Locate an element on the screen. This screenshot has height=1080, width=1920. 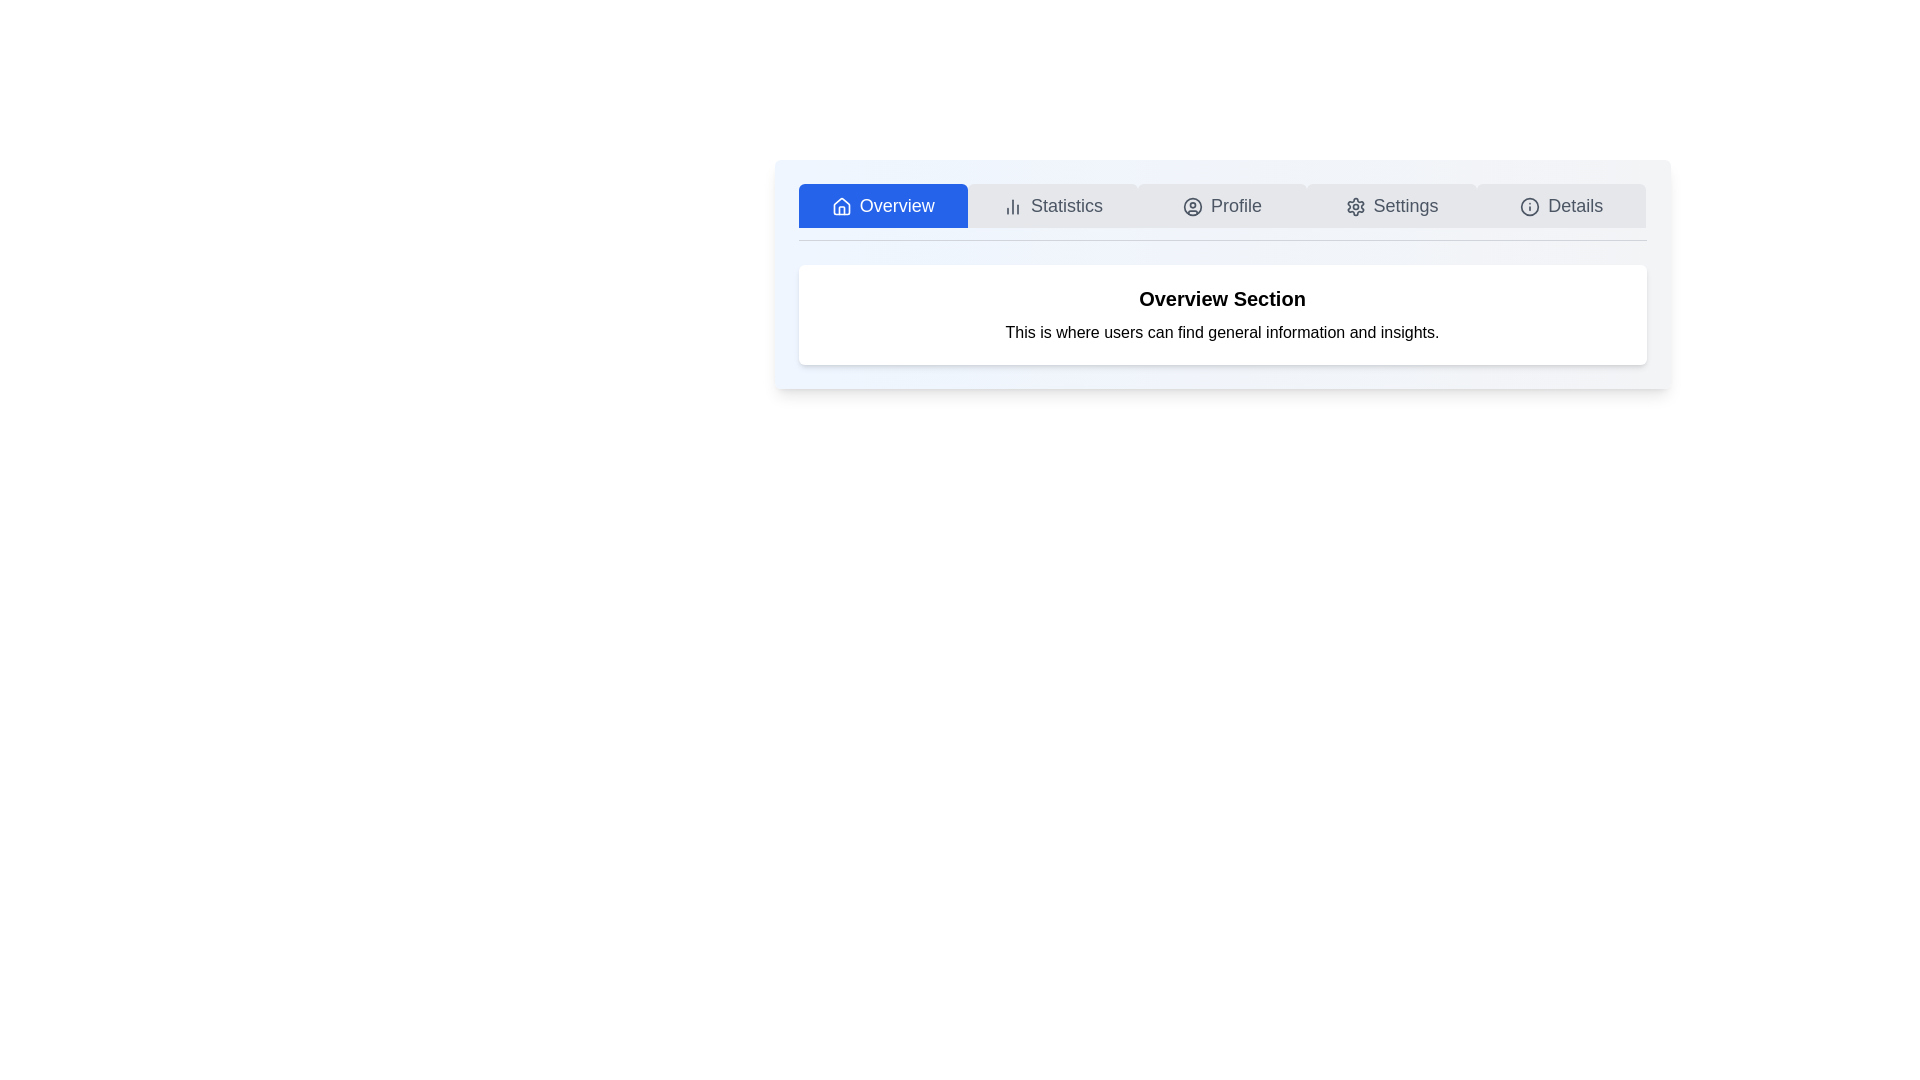
the 'Statistics' tab in the navigation bar is located at coordinates (1051, 205).